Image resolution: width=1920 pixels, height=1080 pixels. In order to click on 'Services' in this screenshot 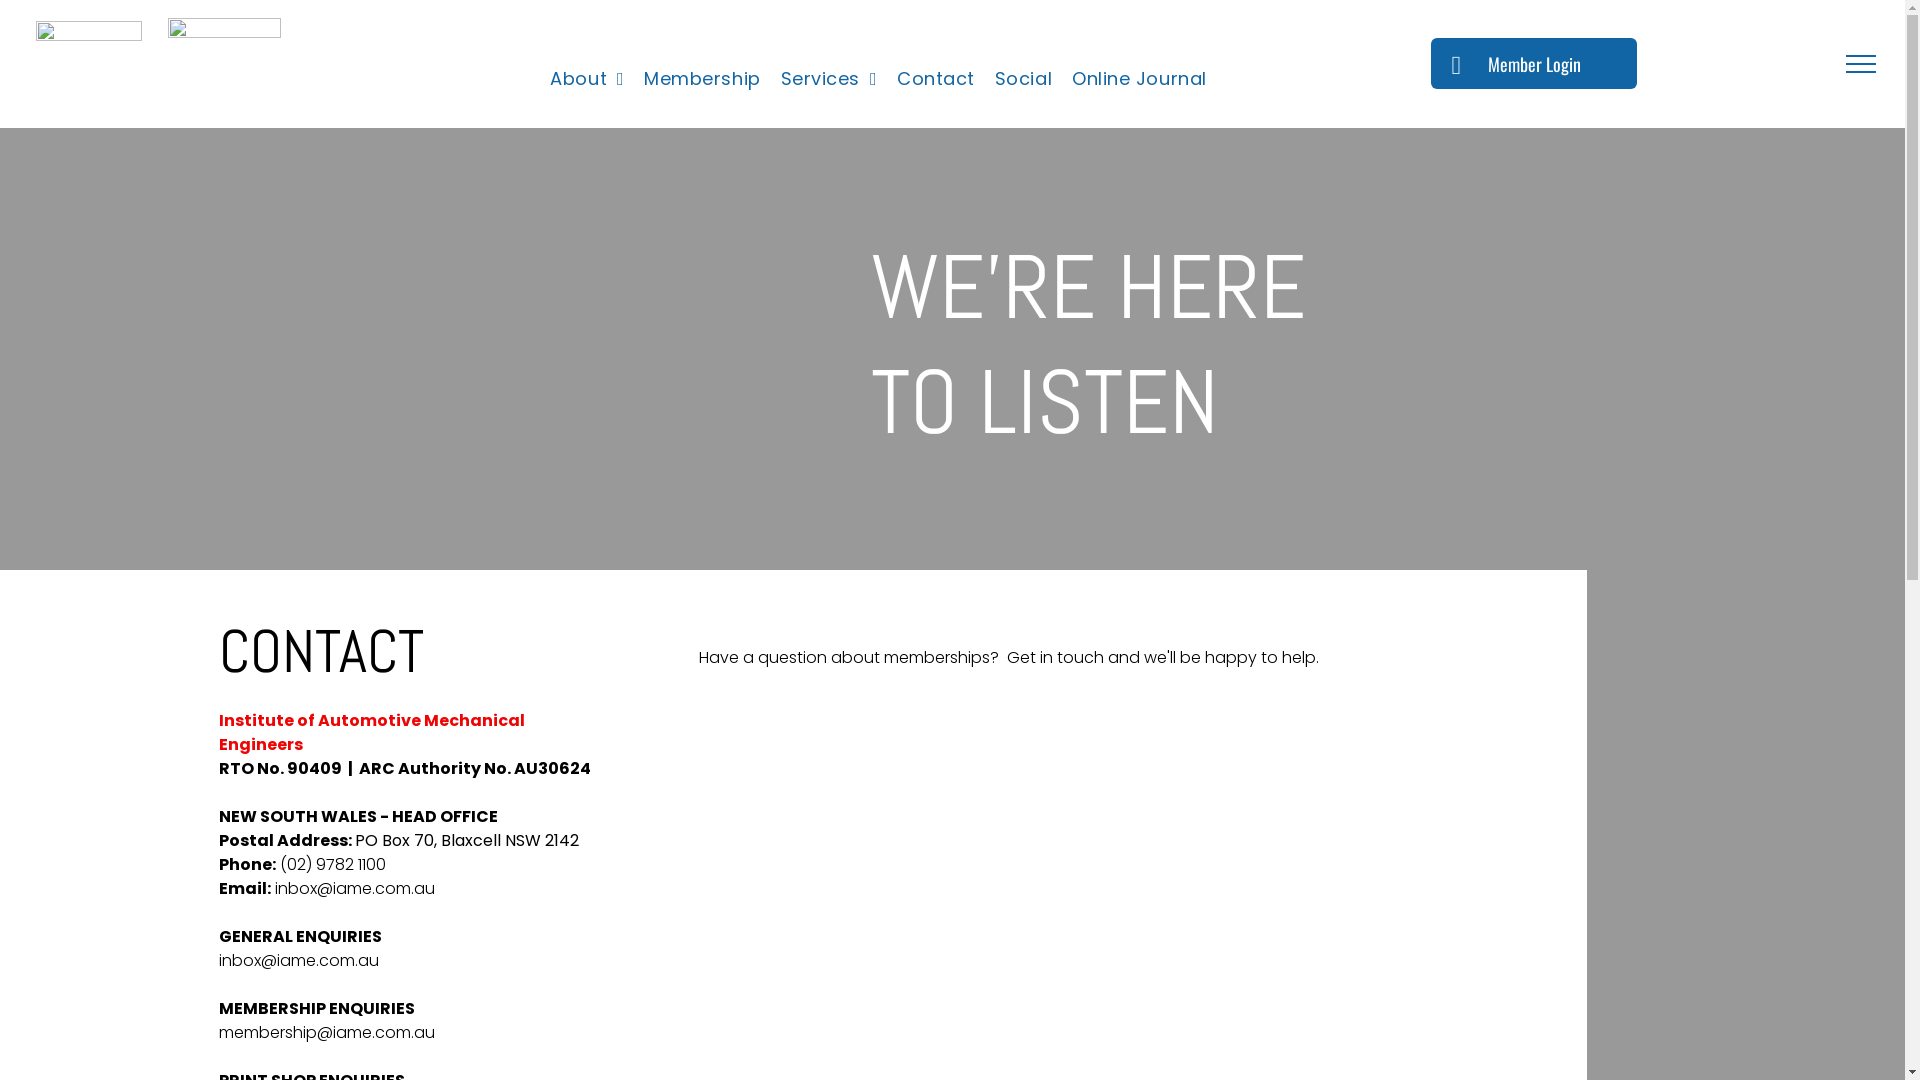, I will do `click(829, 77)`.